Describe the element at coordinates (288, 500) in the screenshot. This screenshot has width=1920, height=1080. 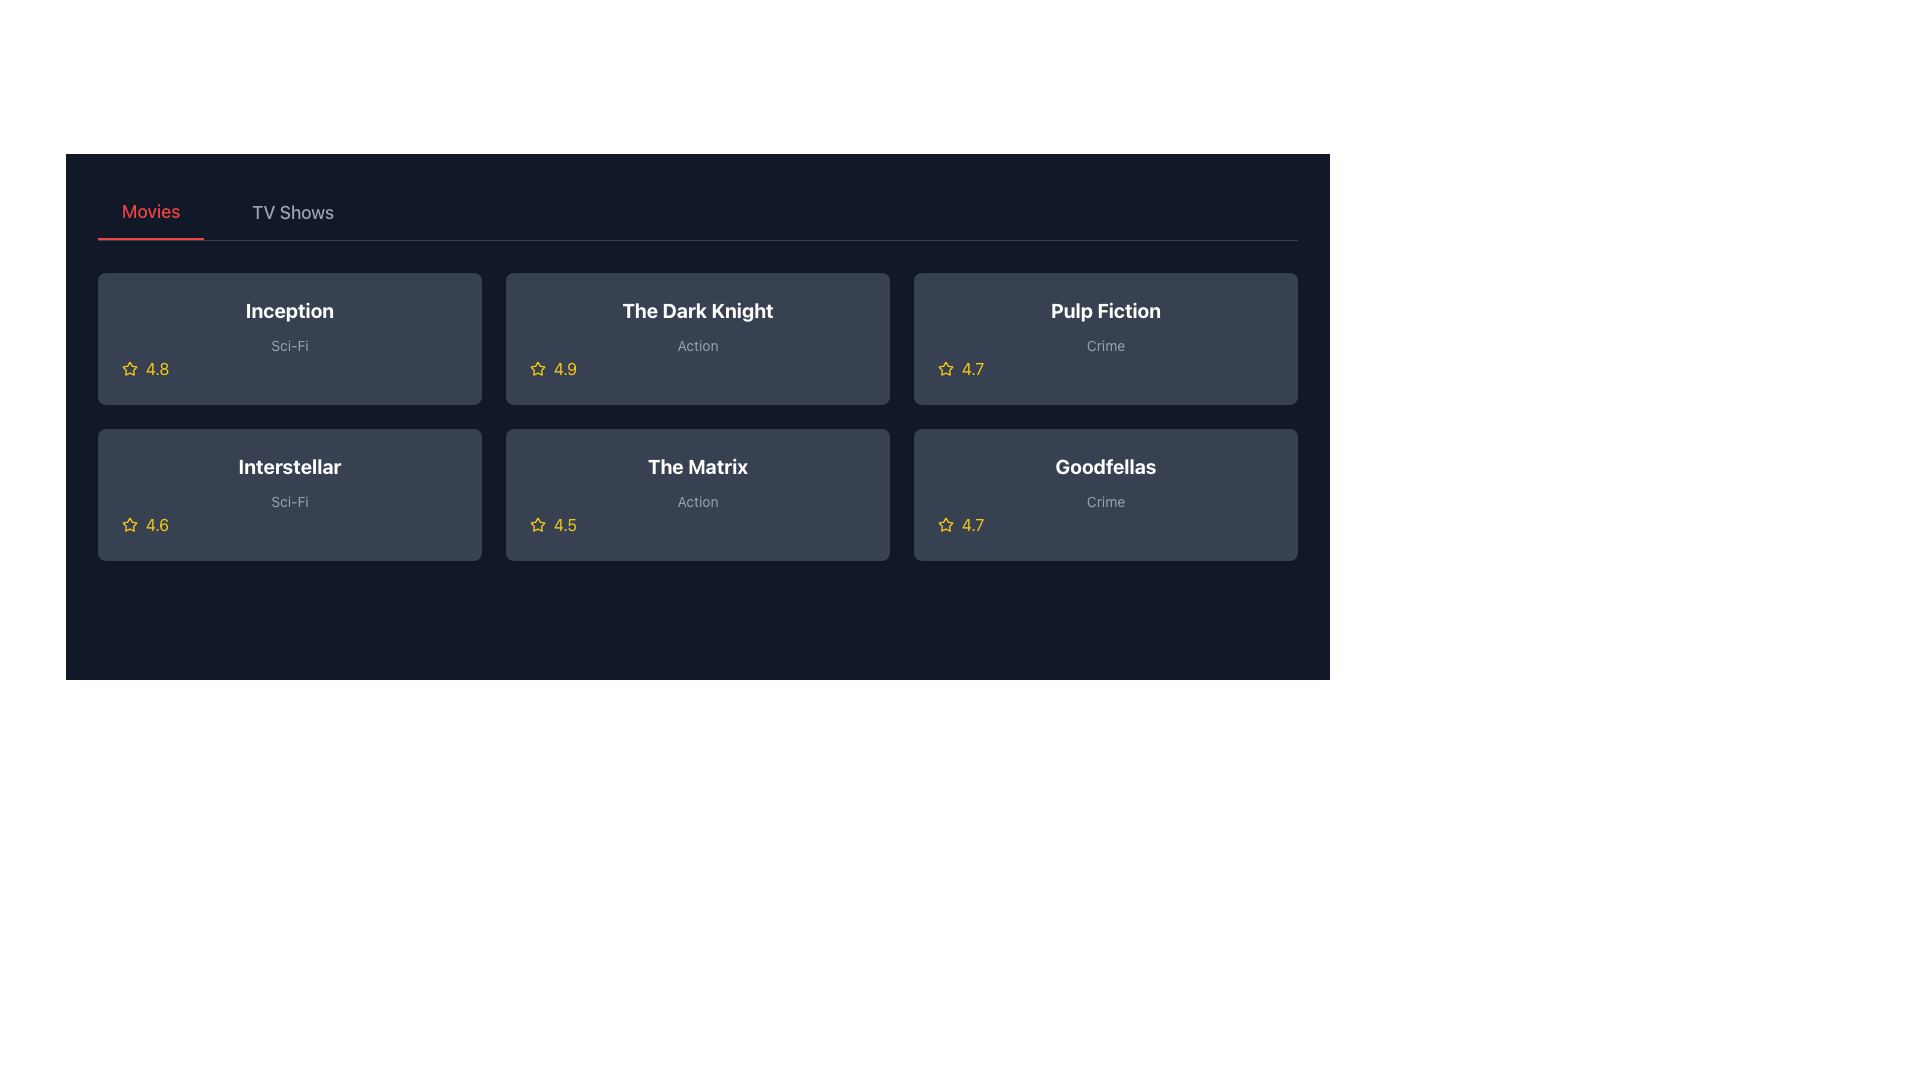
I see `the small text label that reads 'Sci-Fi', which is styled with a small font size and gray coloration, located below the bold white 'Interstellar' title text` at that location.